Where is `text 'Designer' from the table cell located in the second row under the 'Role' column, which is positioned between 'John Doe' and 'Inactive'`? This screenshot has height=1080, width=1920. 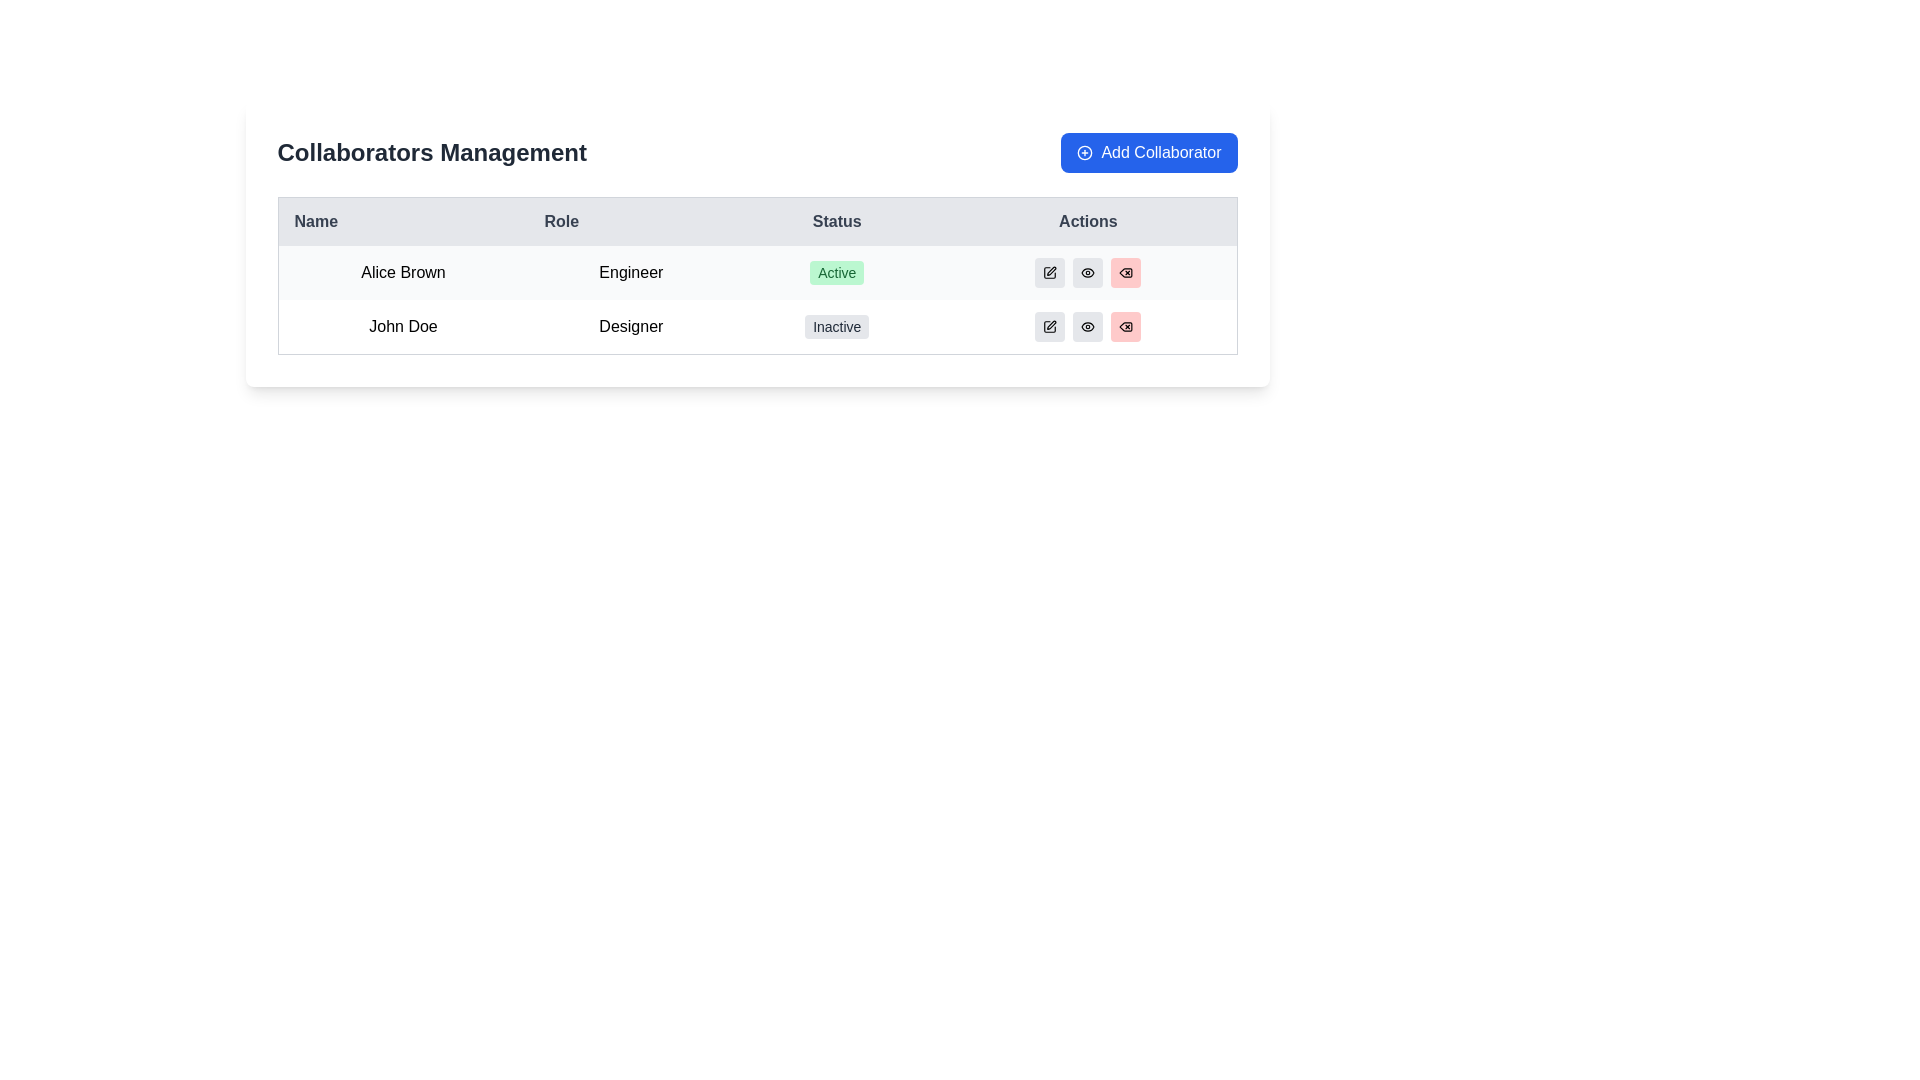
text 'Designer' from the table cell located in the second row under the 'Role' column, which is positioned between 'John Doe' and 'Inactive' is located at coordinates (630, 326).